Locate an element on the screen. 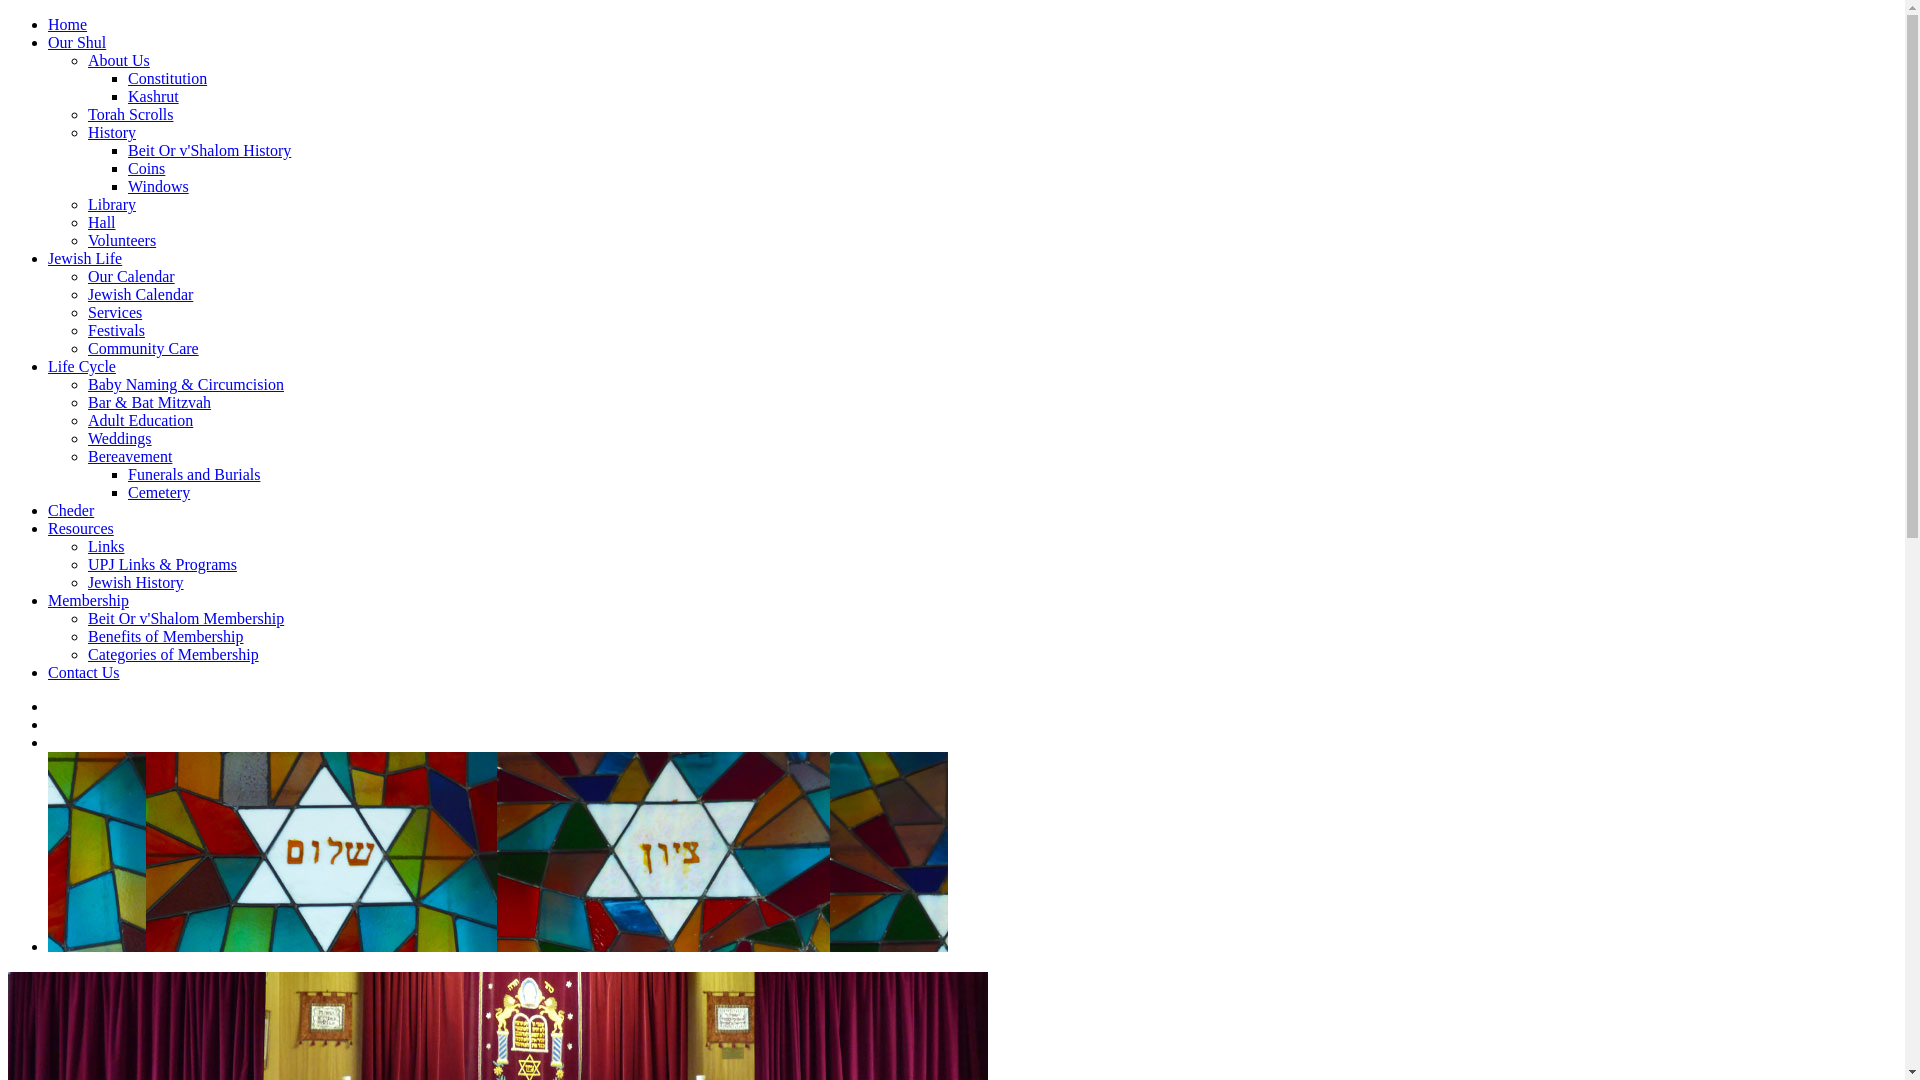 The width and height of the screenshot is (1920, 1080). 'History' is located at coordinates (110, 132).